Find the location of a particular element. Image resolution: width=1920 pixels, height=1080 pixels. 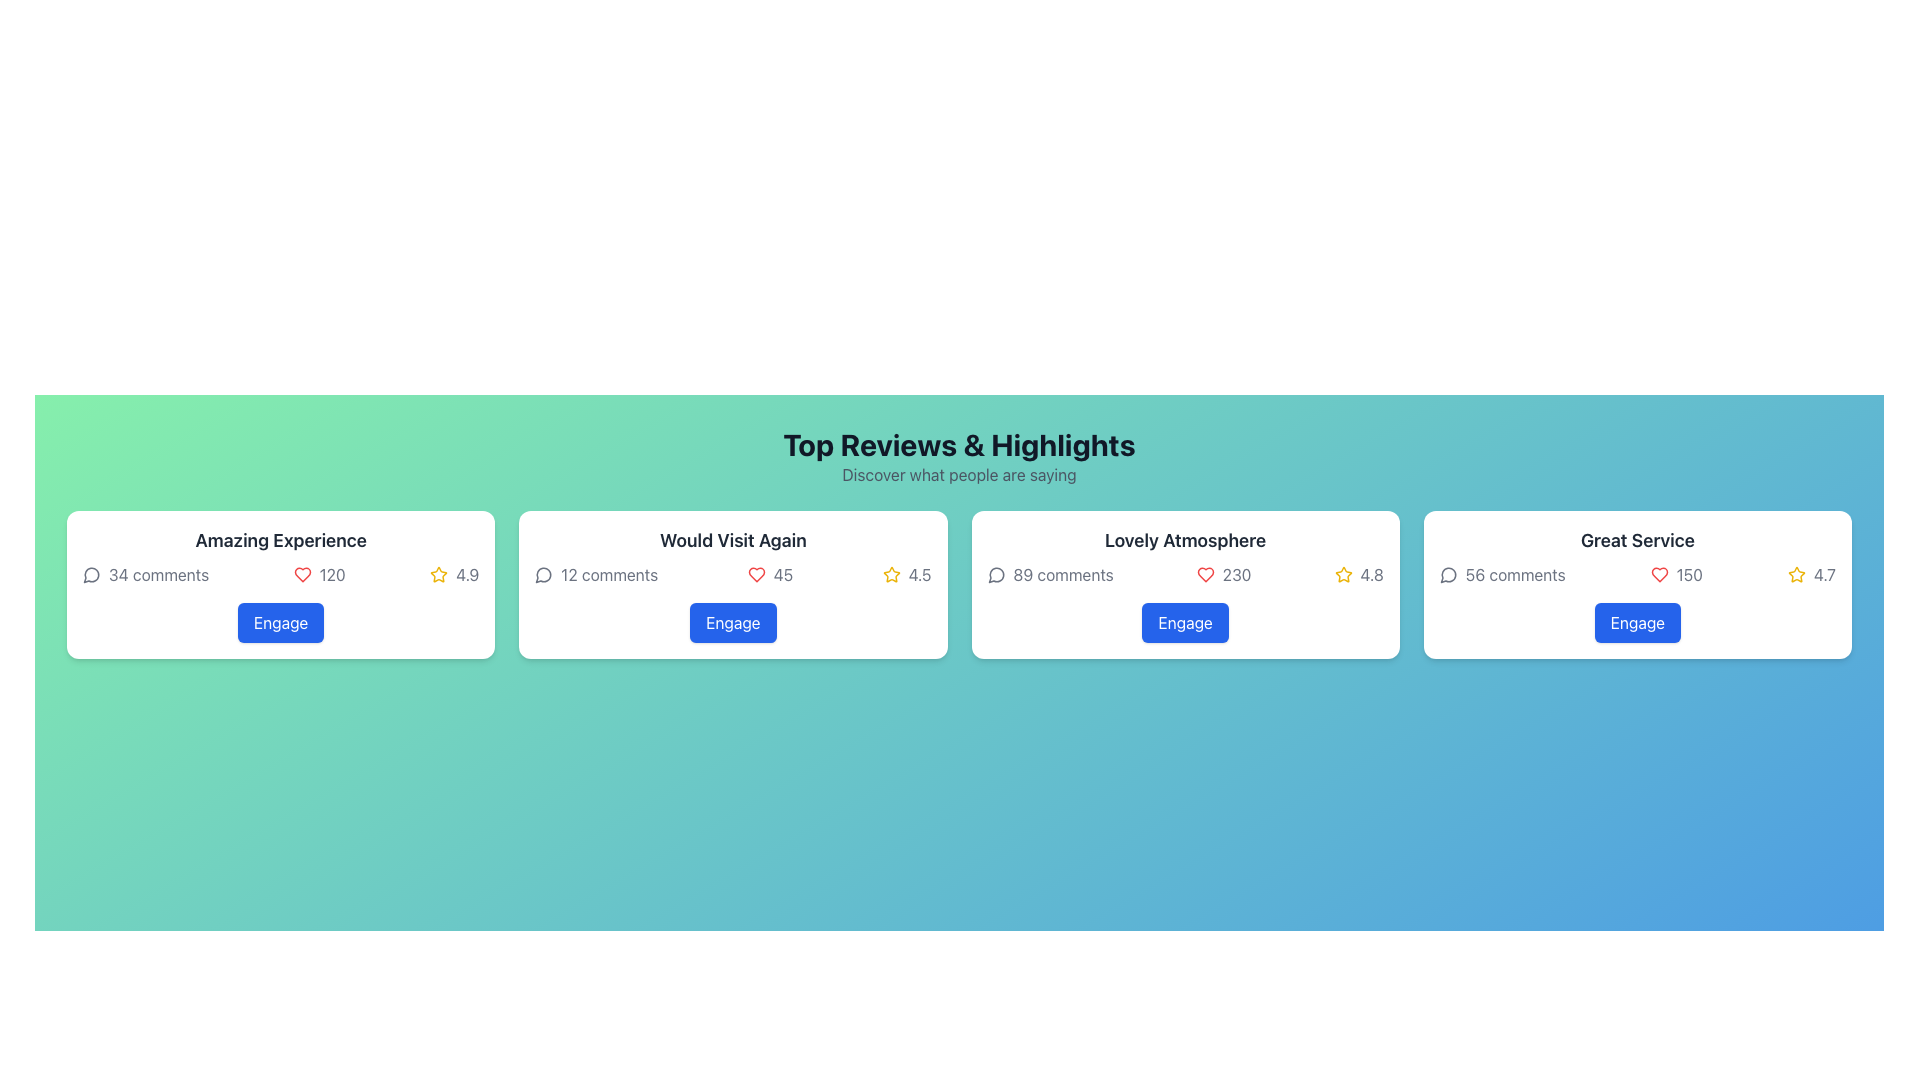

the yellow outlined star icon representing a rating, located in the second card titled 'Would Visit Again', beside the numerical rating display '4.5' is located at coordinates (890, 574).